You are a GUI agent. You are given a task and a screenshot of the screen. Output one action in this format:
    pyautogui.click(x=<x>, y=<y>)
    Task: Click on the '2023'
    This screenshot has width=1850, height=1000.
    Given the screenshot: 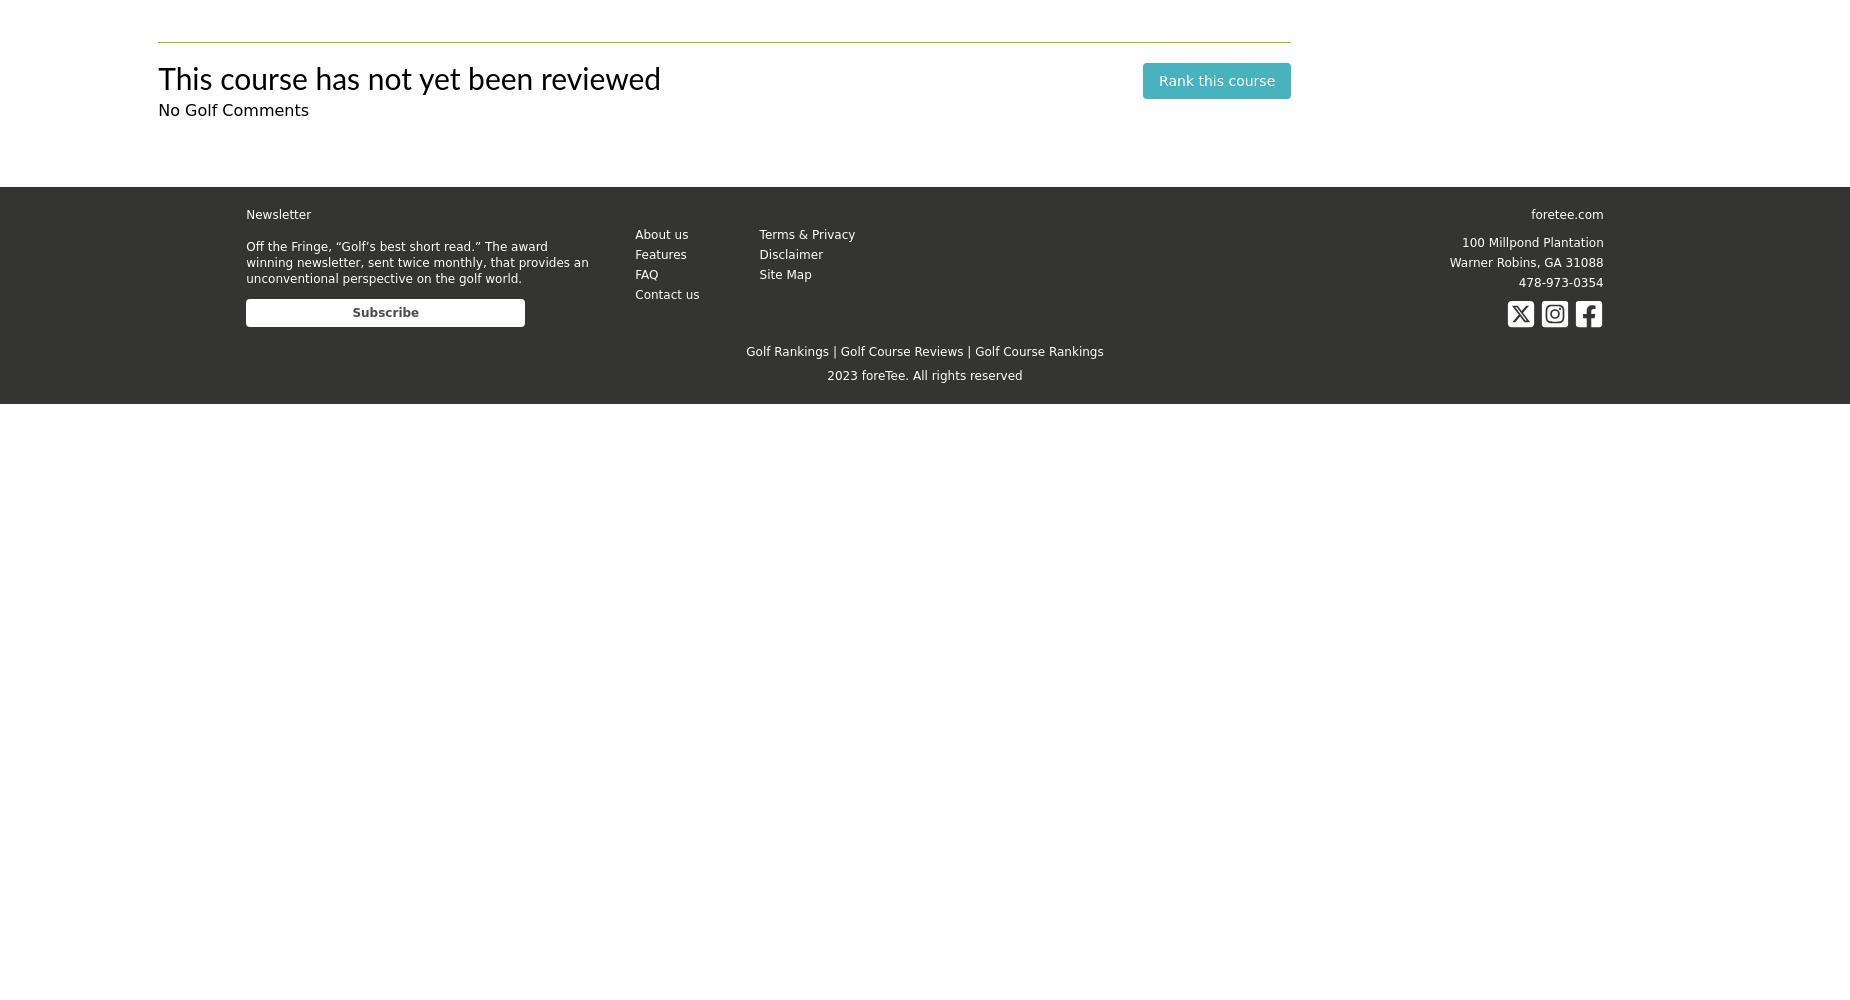 What is the action you would take?
    pyautogui.click(x=841, y=375)
    